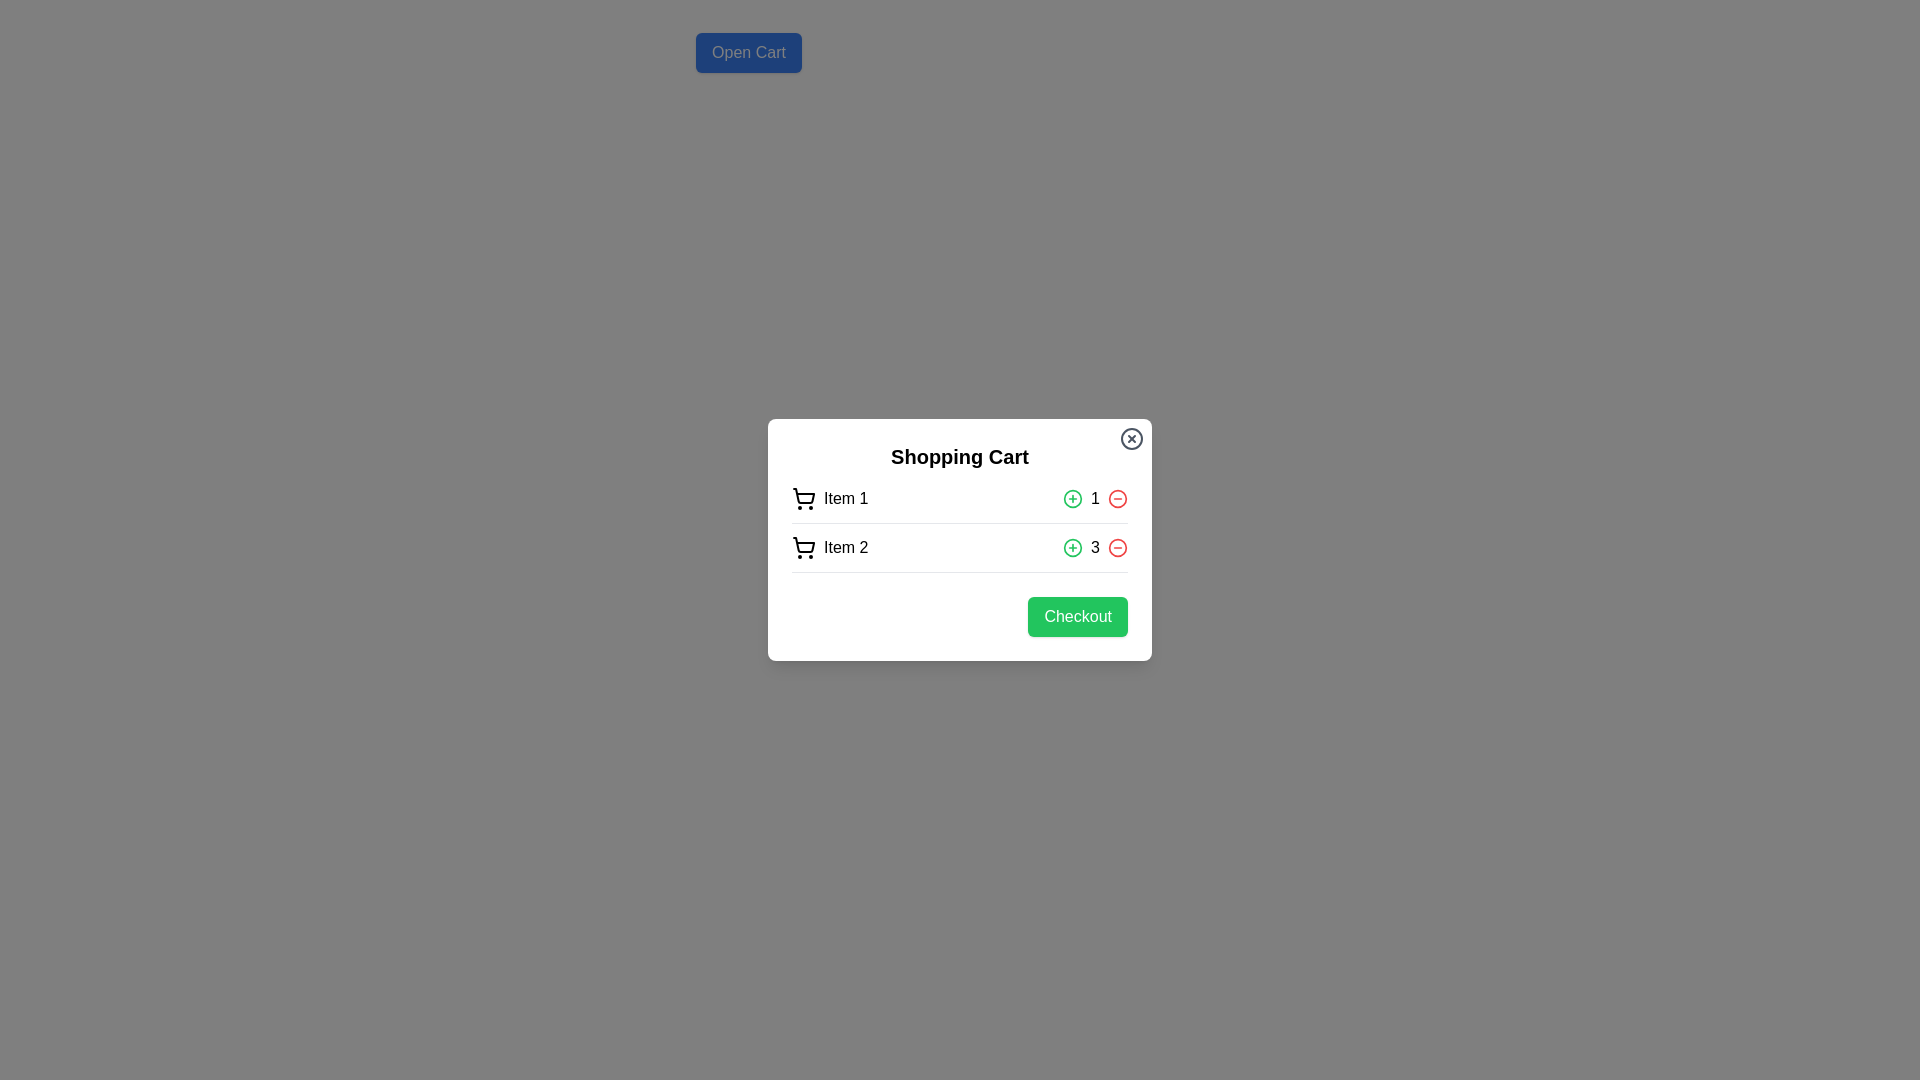  Describe the element at coordinates (1117, 497) in the screenshot. I see `the SVG circle element that represents the 'decrease quantity' button for 'Item 1' in the shopping cart interface` at that location.